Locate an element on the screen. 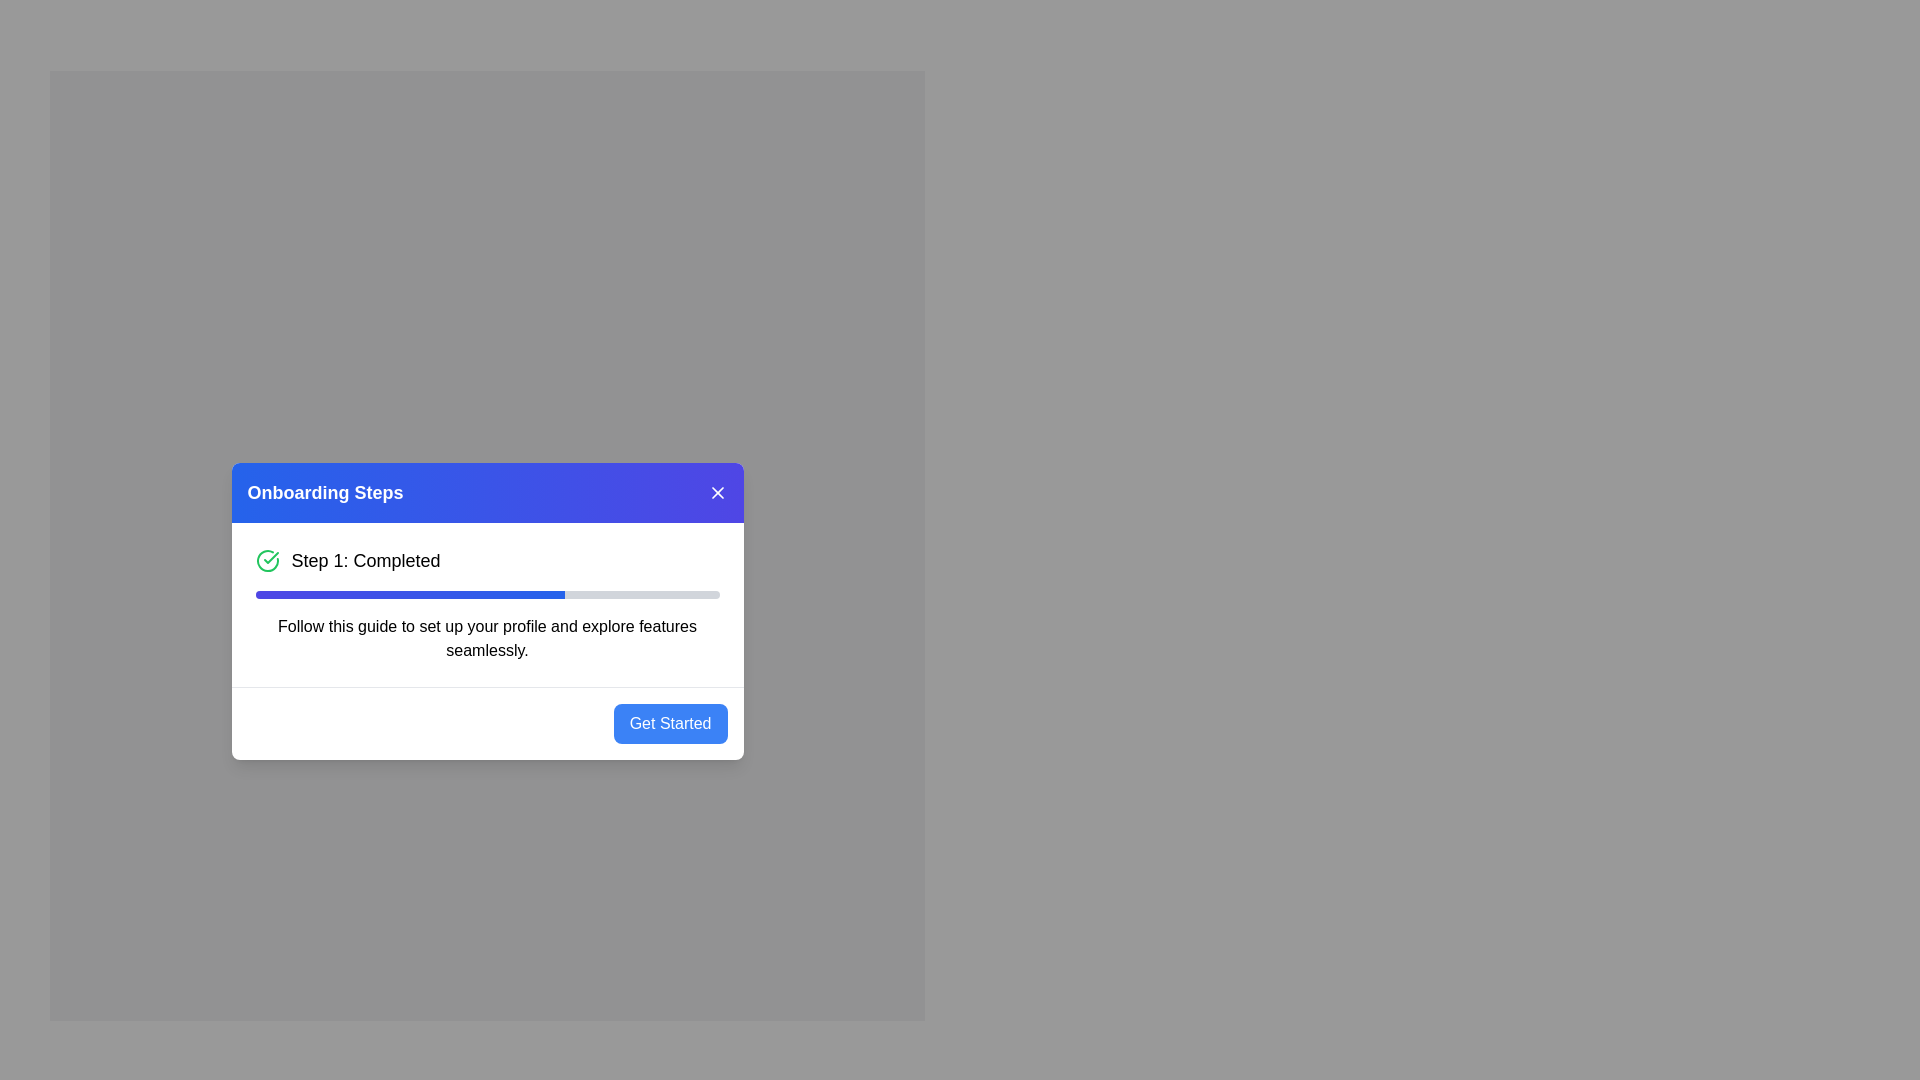 This screenshot has height=1080, width=1920. the state of the Progress bar indicator, which visually indicates the completion progress within the onboarding steps, located below 'Step 1: Completed' is located at coordinates (409, 593).